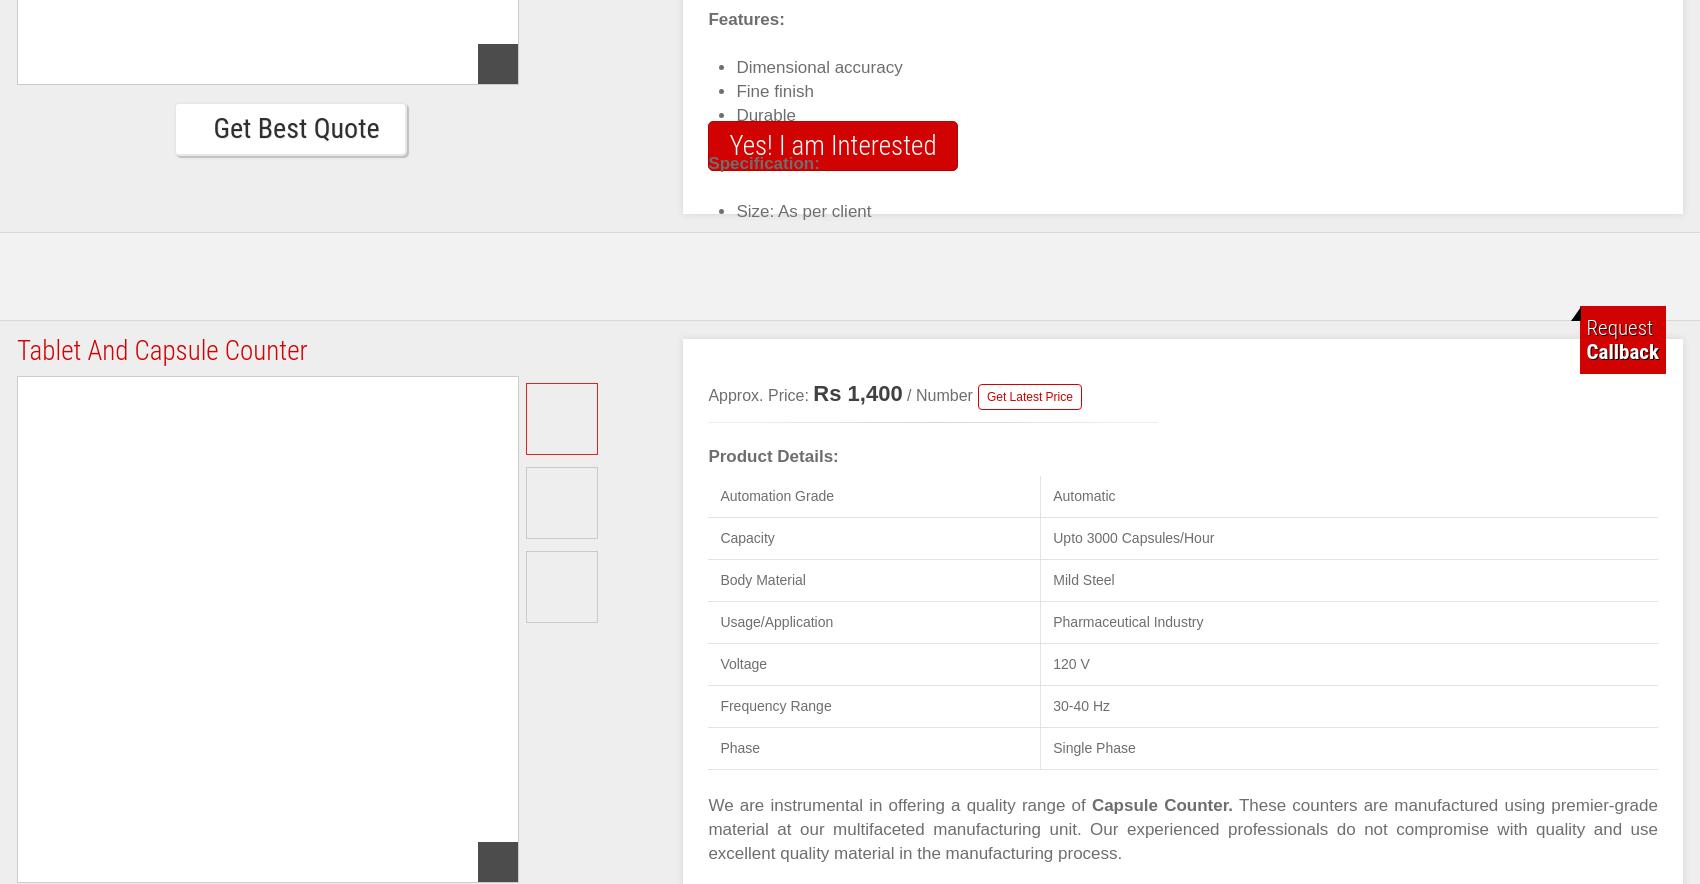 This screenshot has width=1700, height=884. Describe the element at coordinates (708, 395) in the screenshot. I see `'Approx. Price:'` at that location.